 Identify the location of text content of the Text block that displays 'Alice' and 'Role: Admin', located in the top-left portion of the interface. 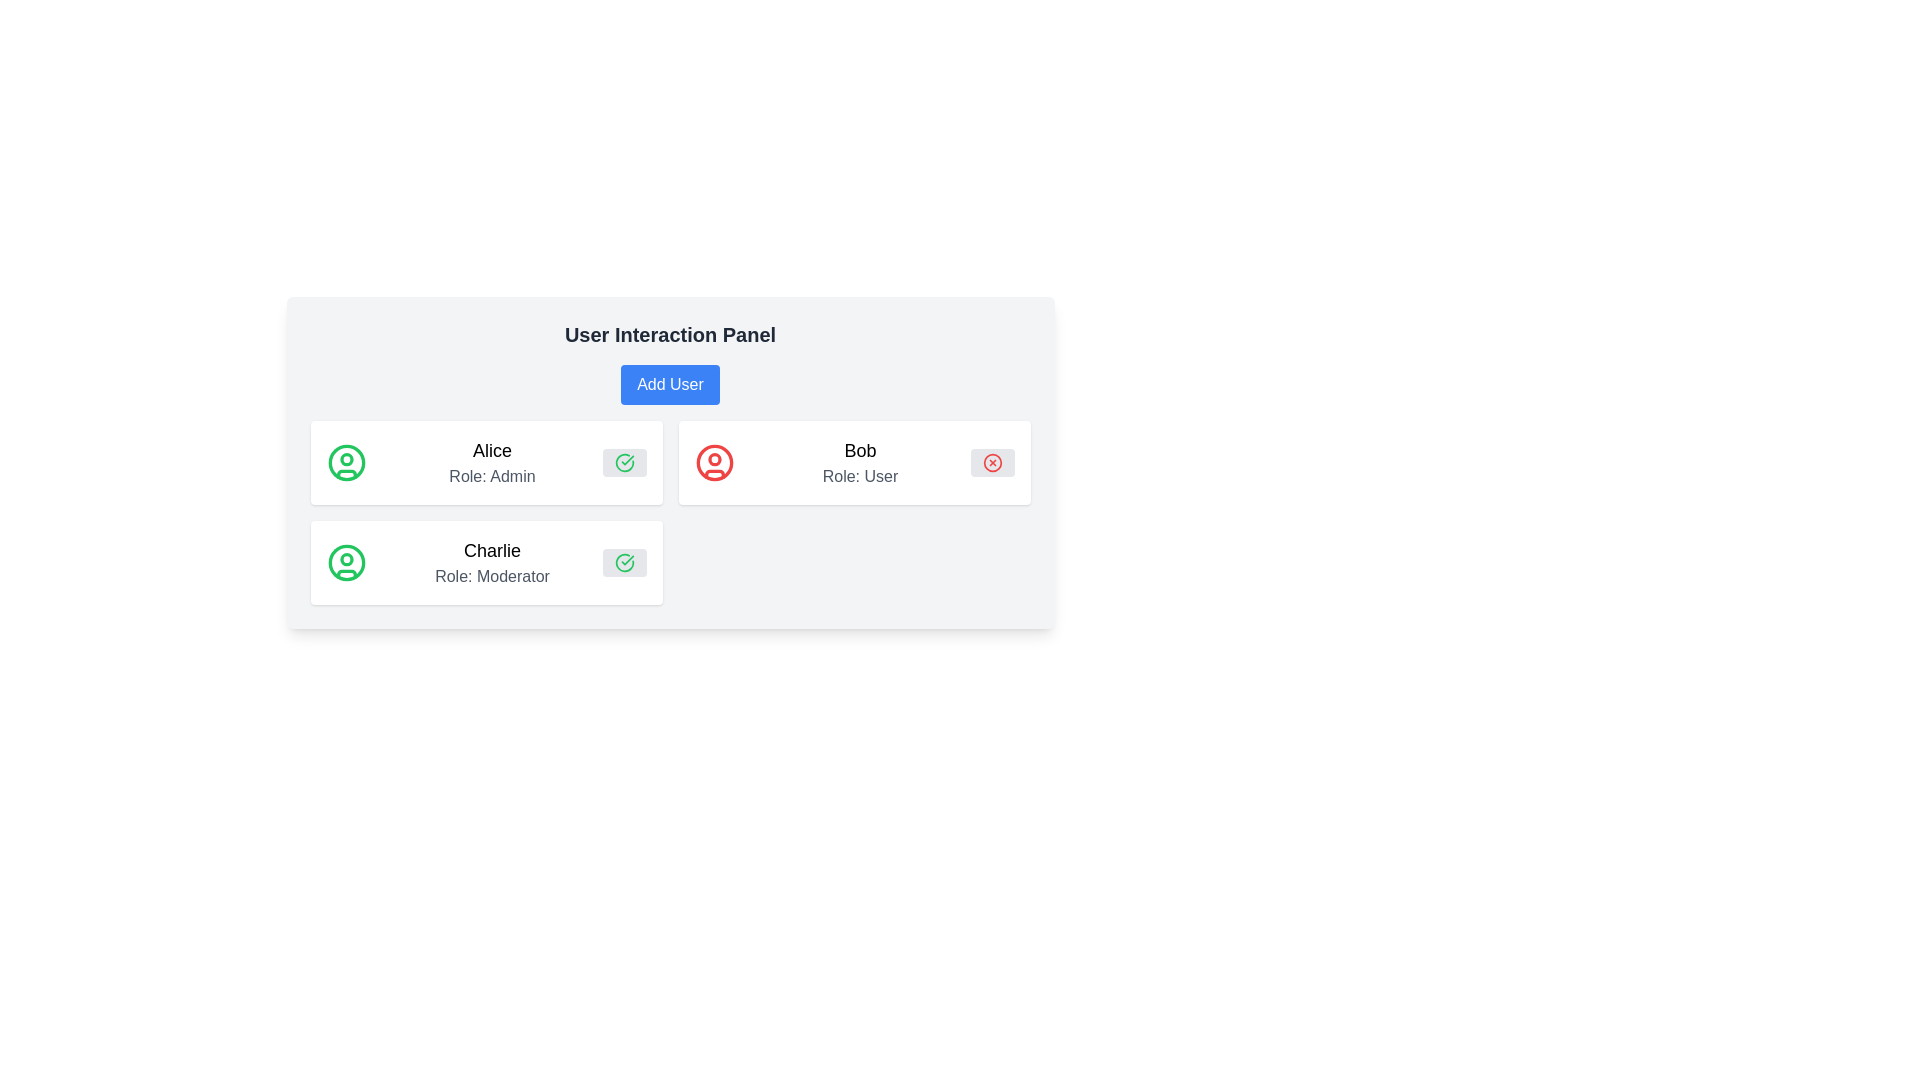
(492, 462).